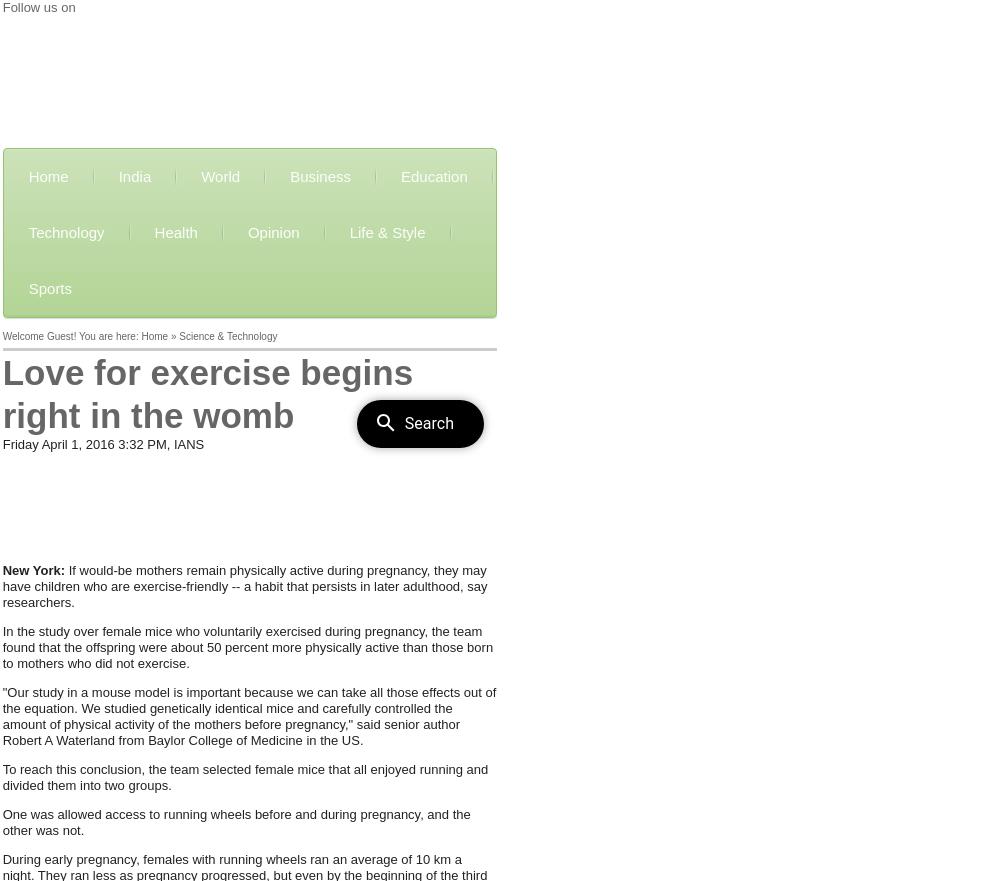 Image resolution: width=983 pixels, height=881 pixels. What do you see at coordinates (247, 647) in the screenshot?
I see `'In the study over female mice who voluntarily exercised during pregnancy, the team found that the offspring were about 50 percent more physically active than those born to mothers who did not exercise.'` at bounding box center [247, 647].